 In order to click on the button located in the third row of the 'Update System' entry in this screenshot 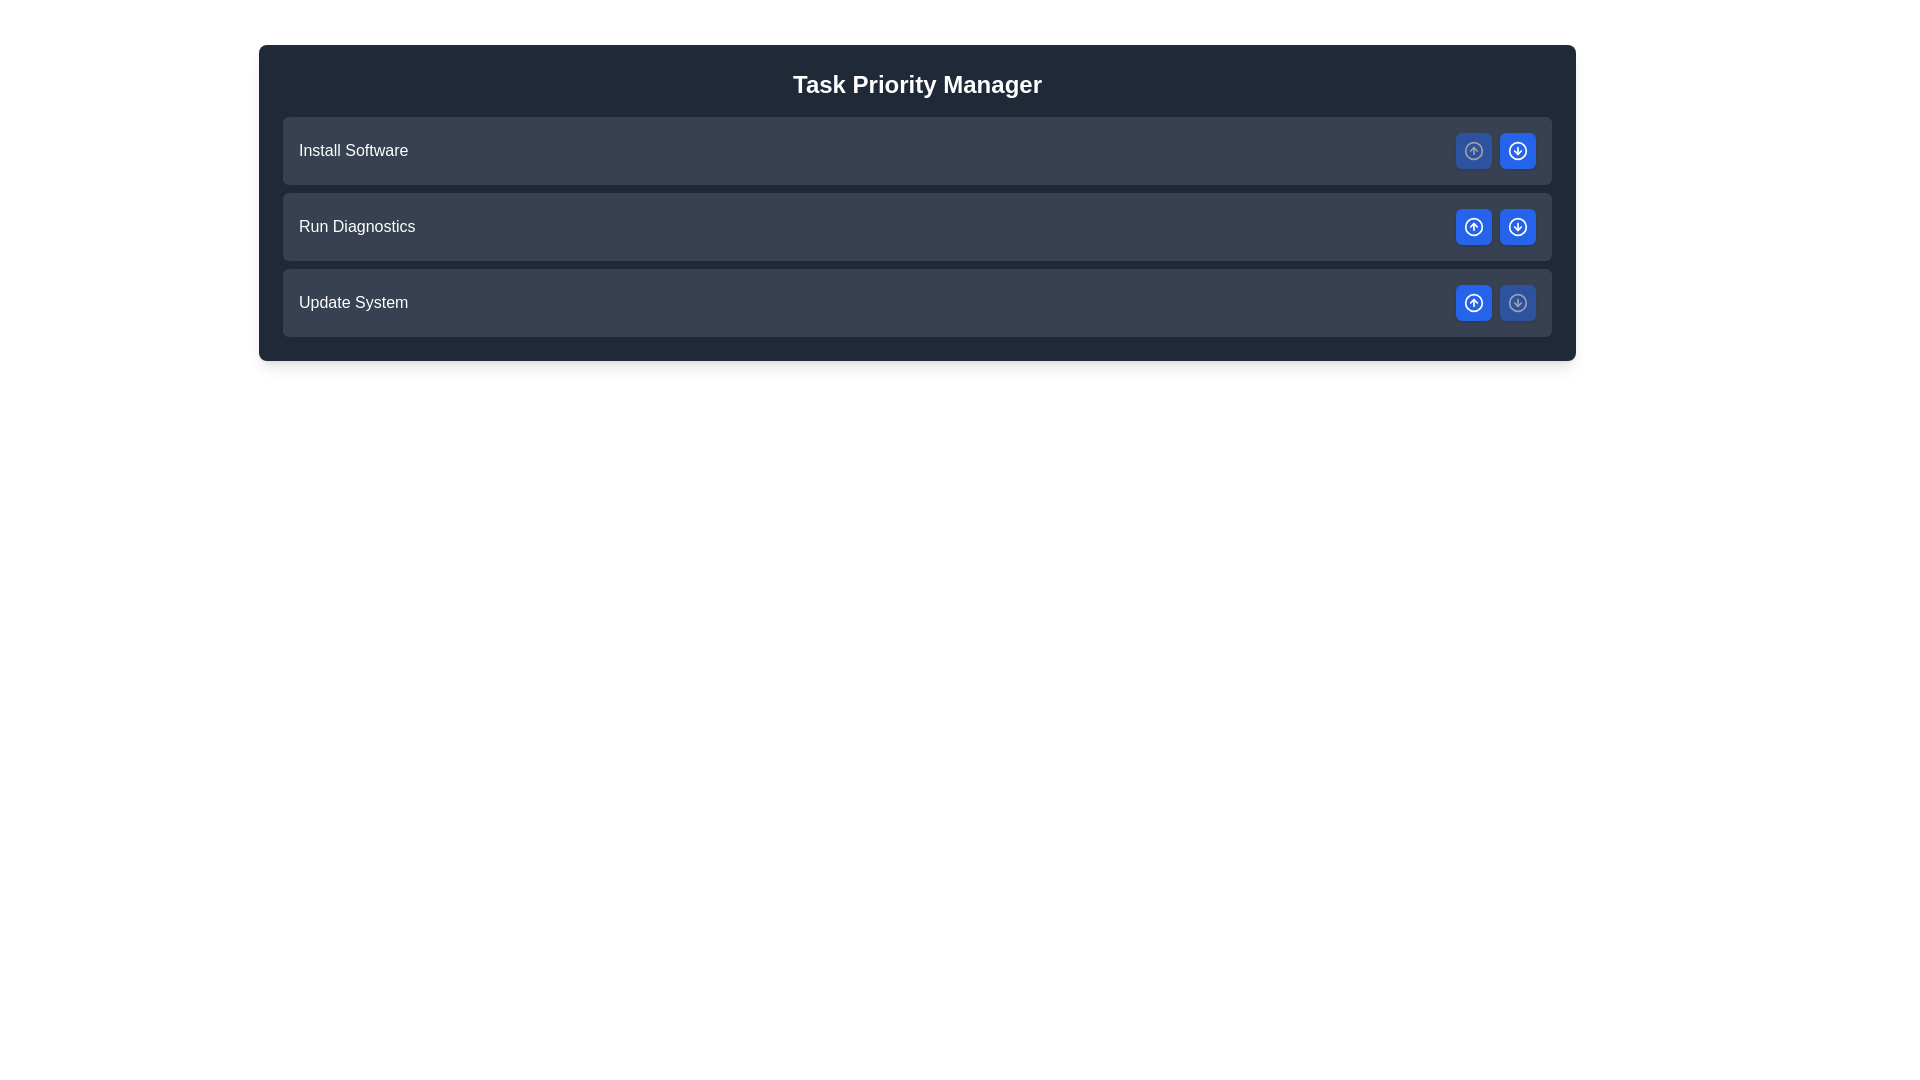, I will do `click(1473, 303)`.